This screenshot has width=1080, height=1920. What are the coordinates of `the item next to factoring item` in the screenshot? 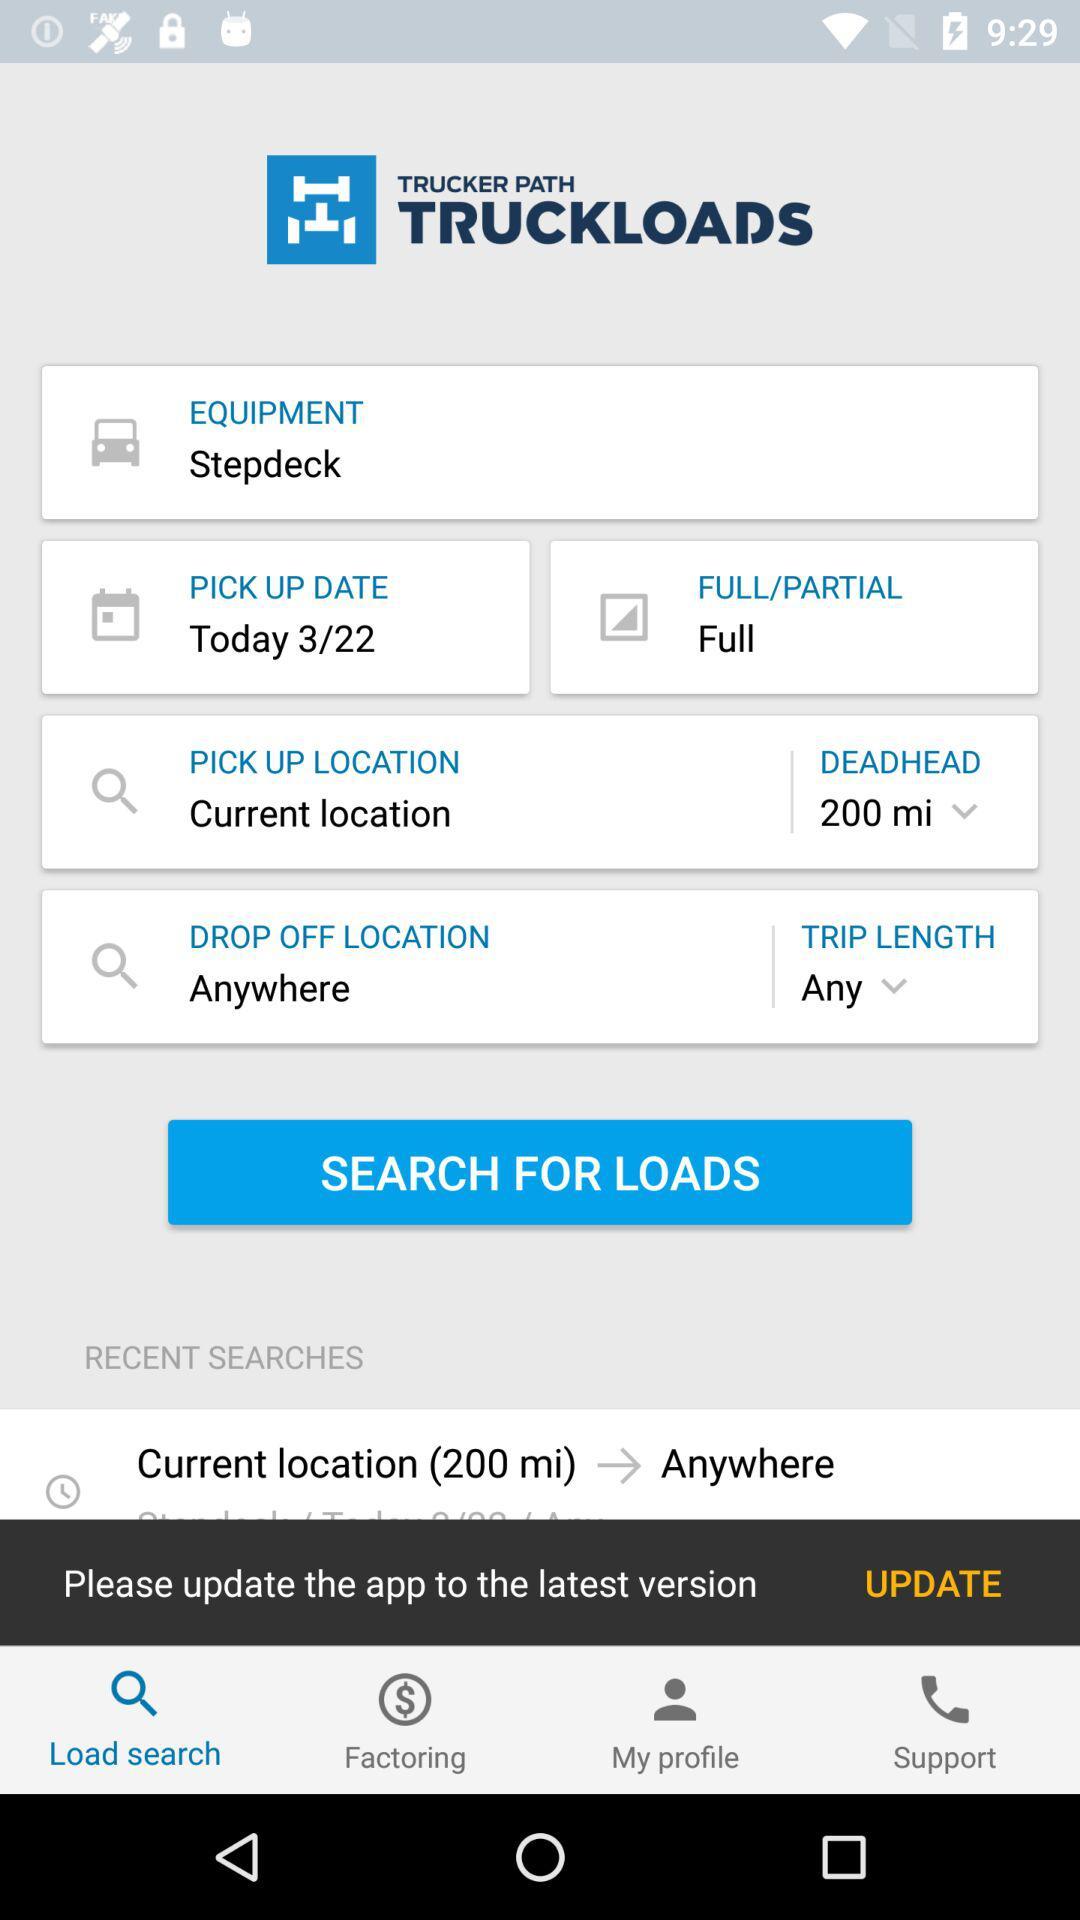 It's located at (675, 1719).